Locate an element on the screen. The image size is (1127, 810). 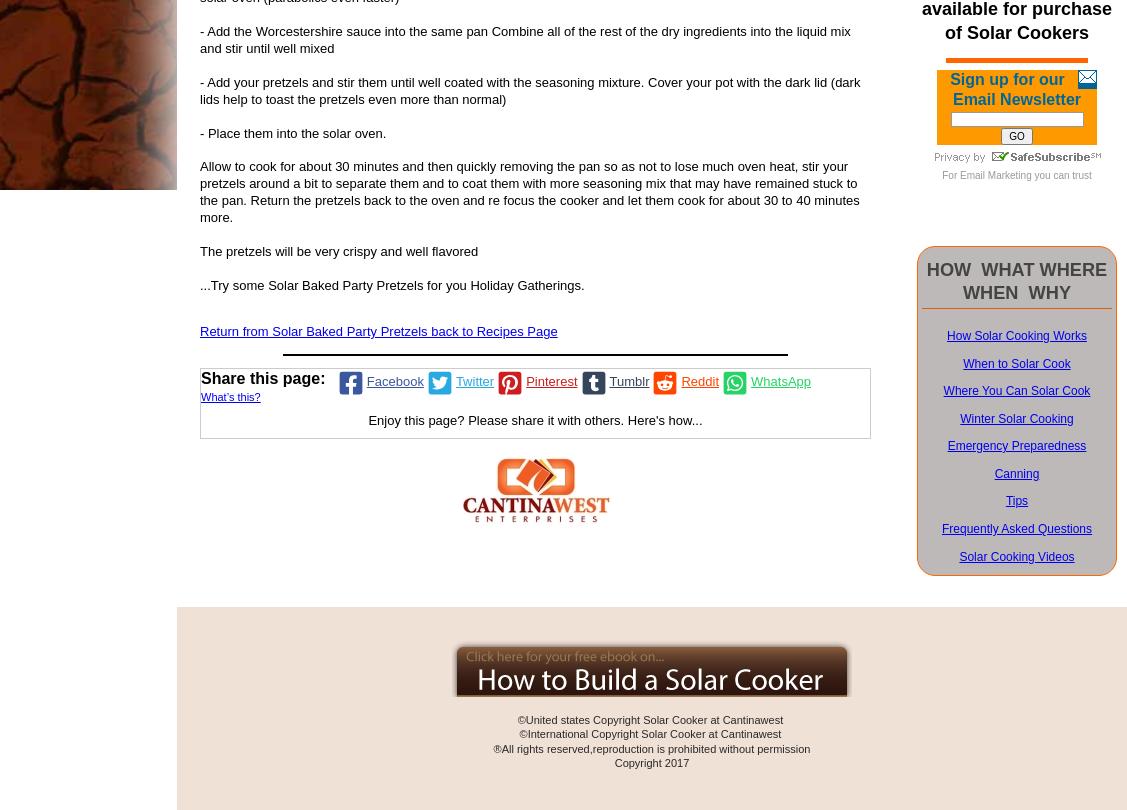
'WhatsApp' is located at coordinates (781, 380).